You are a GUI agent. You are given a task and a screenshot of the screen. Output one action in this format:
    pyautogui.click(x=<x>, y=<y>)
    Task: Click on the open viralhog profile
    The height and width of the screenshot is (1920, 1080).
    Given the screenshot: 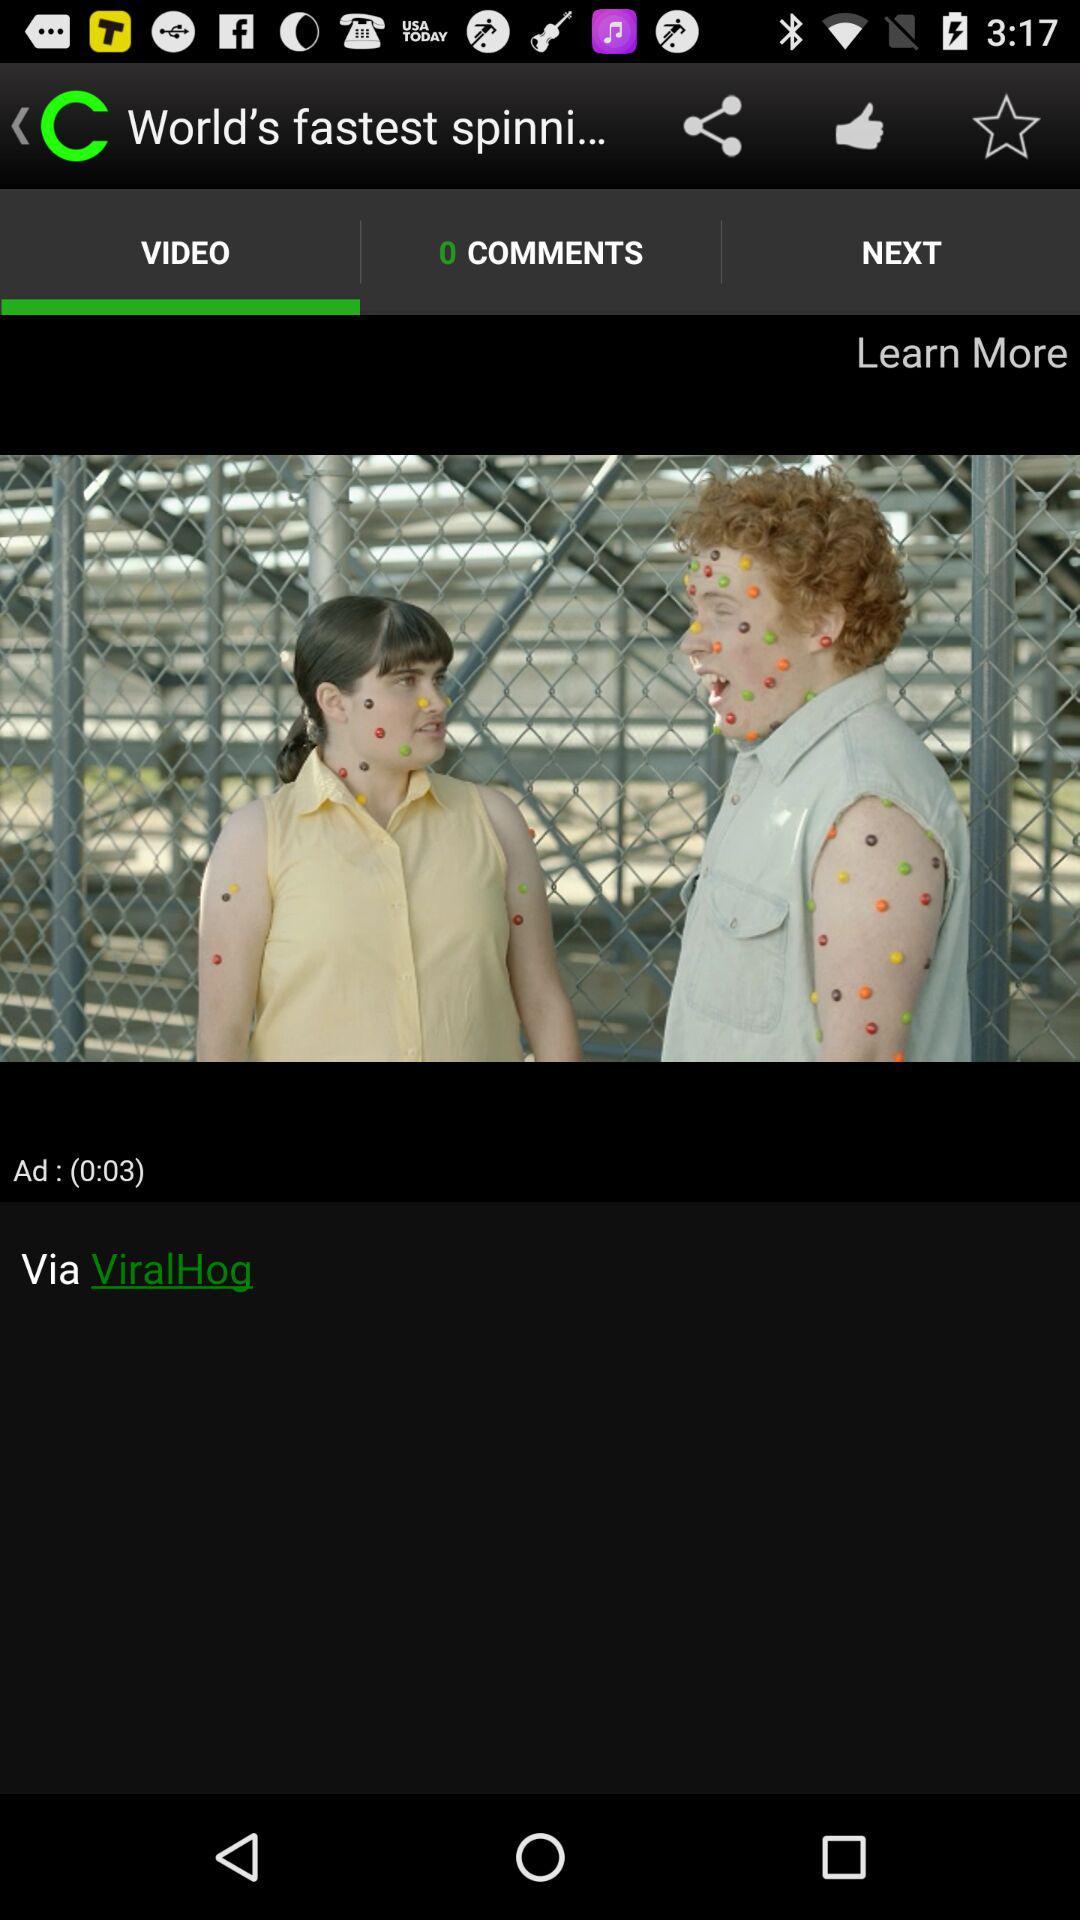 What is the action you would take?
    pyautogui.click(x=540, y=1498)
    